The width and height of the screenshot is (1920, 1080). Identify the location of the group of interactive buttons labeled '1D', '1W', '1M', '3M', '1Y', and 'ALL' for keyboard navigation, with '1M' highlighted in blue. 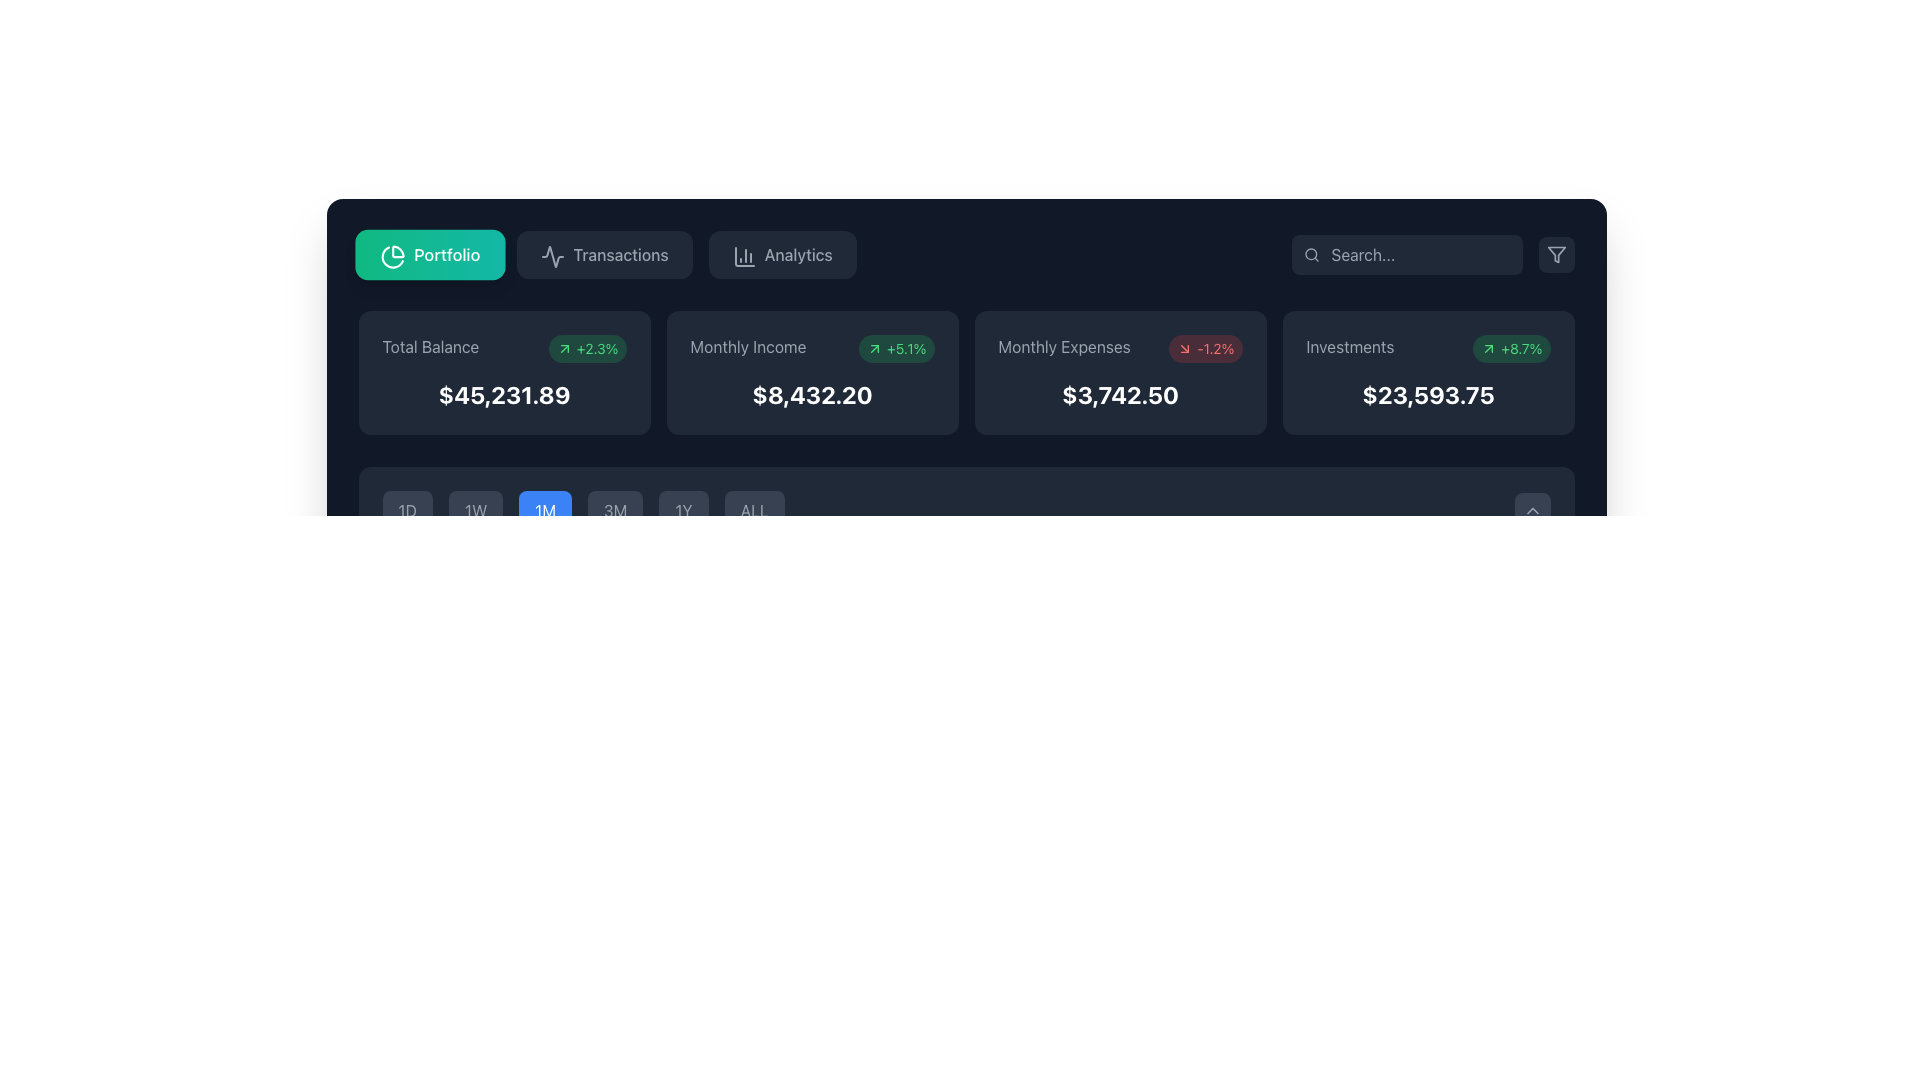
(966, 509).